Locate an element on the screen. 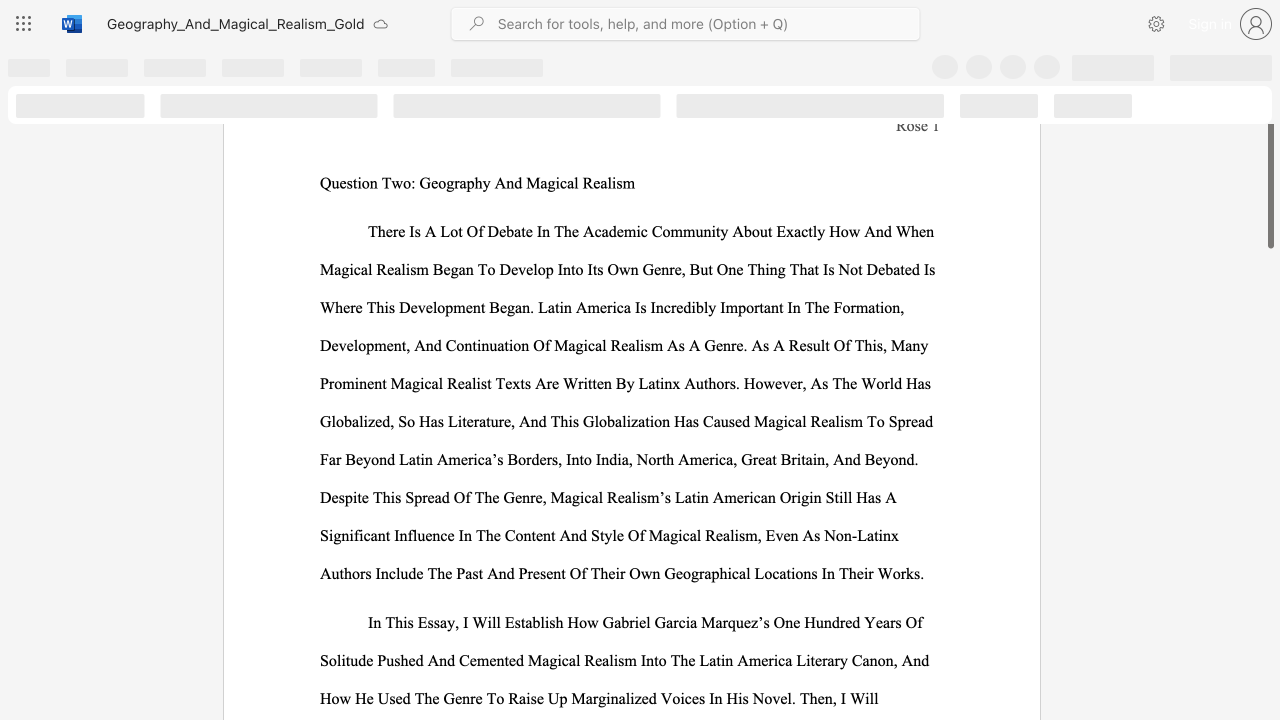 Image resolution: width=1280 pixels, height=720 pixels. the scrollbar on the right side to scroll the page down is located at coordinates (1269, 560).